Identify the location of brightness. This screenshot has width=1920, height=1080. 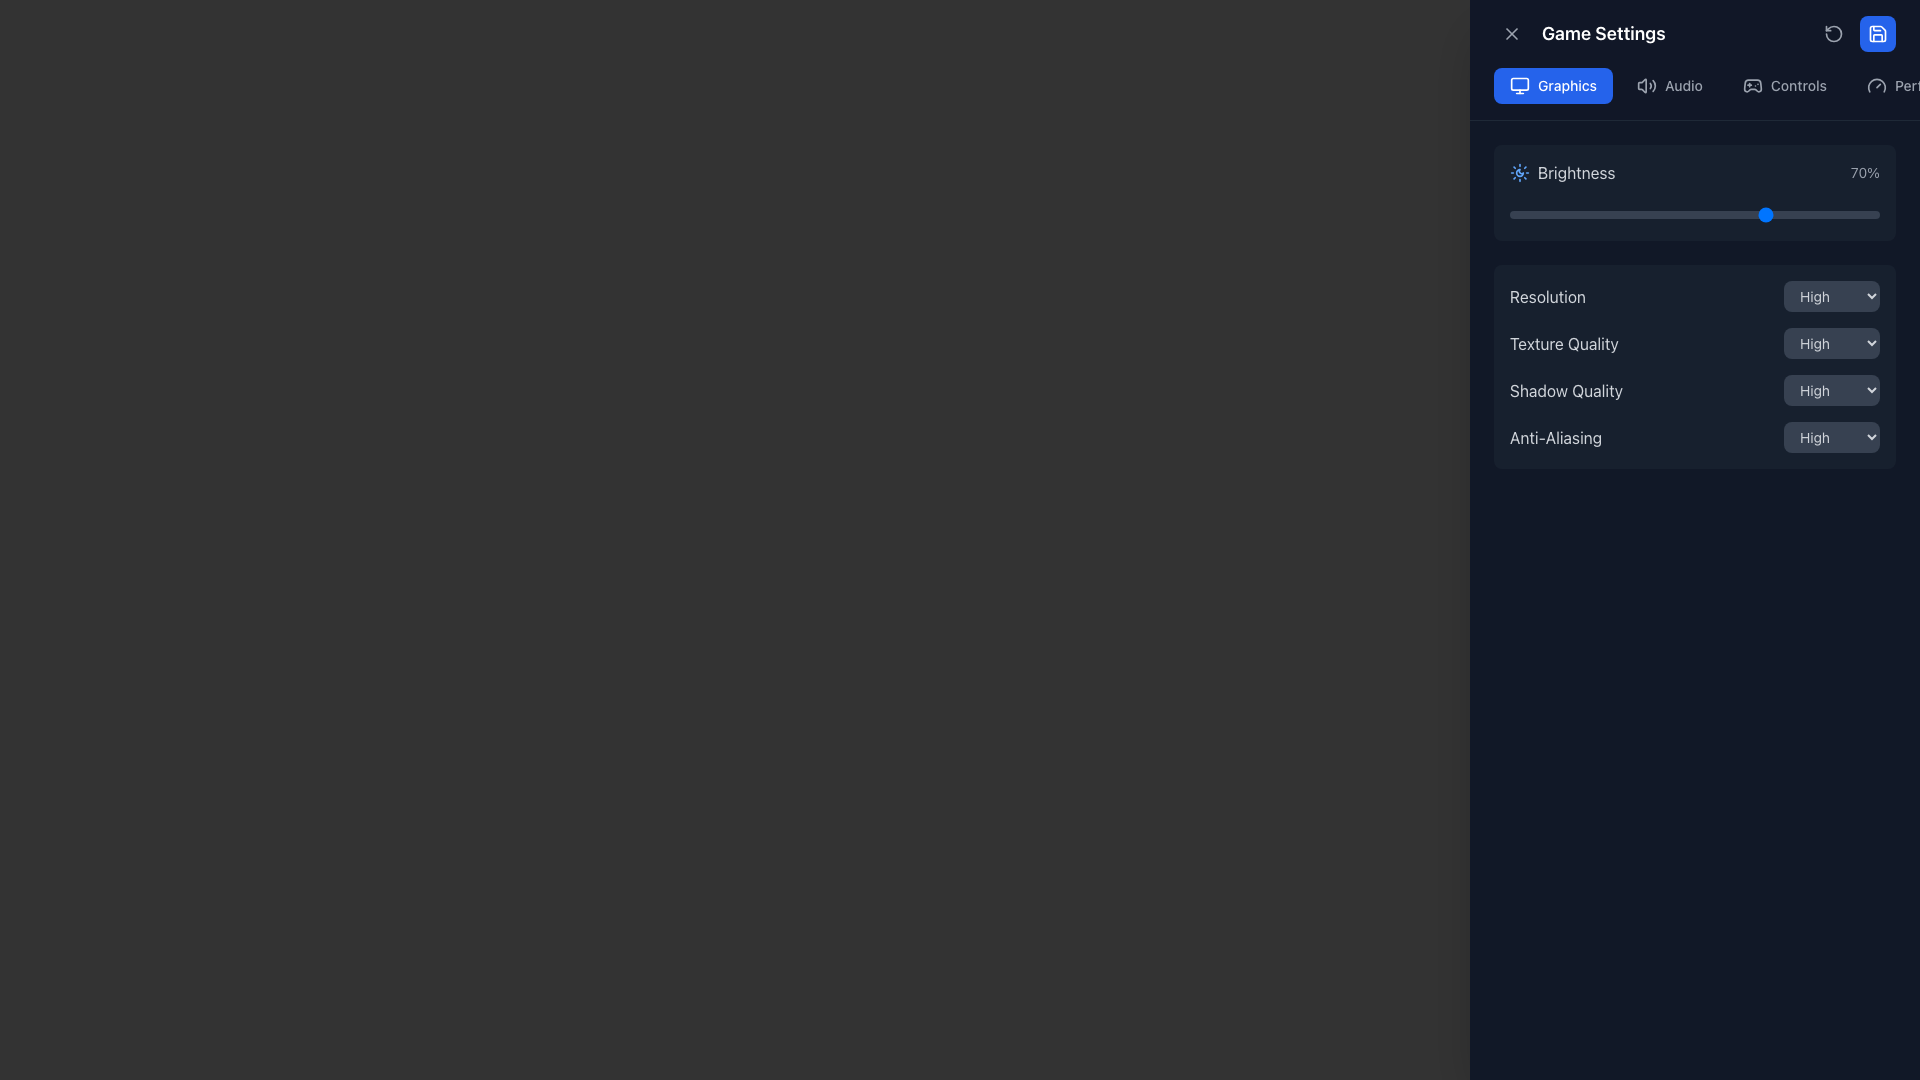
(1864, 215).